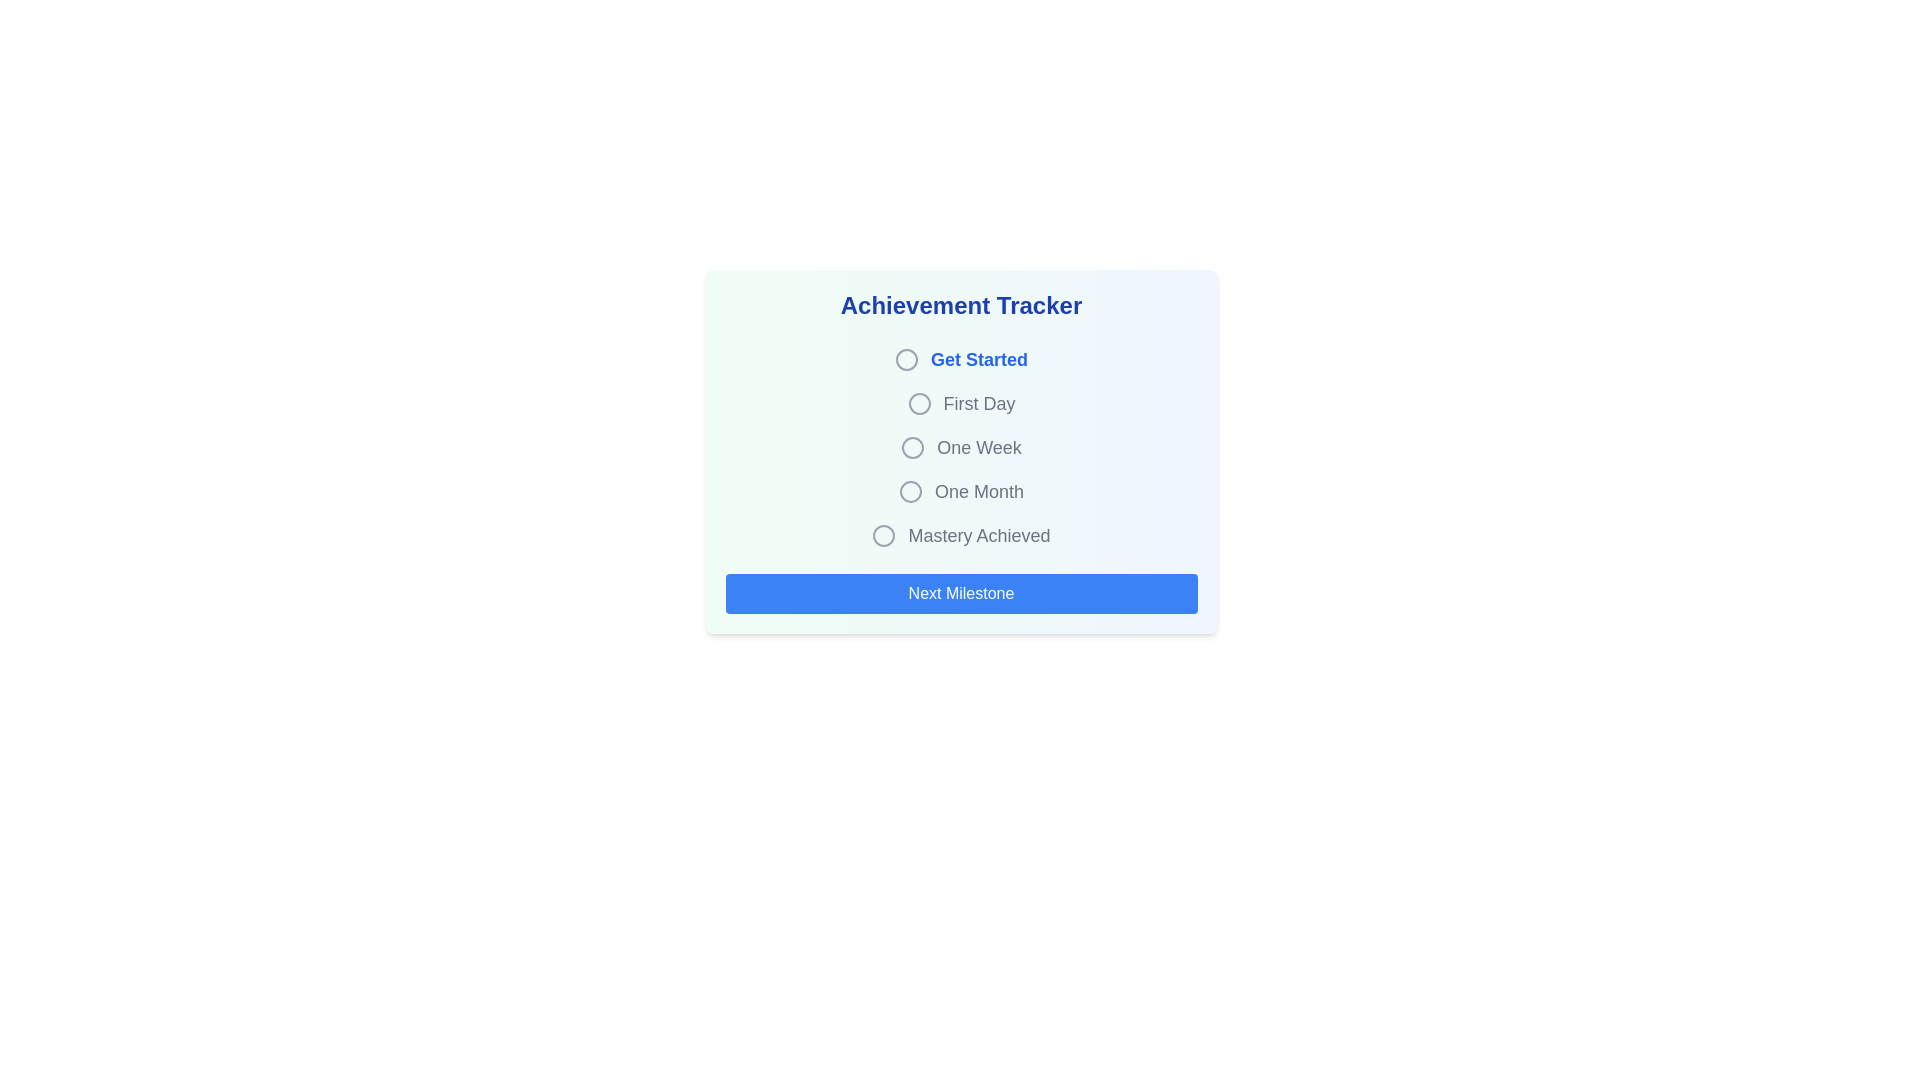 This screenshot has width=1920, height=1080. Describe the element at coordinates (961, 446) in the screenshot. I see `text displayed in the milestone label 'One Week', which is the third item in the vertical list of milestones` at that location.